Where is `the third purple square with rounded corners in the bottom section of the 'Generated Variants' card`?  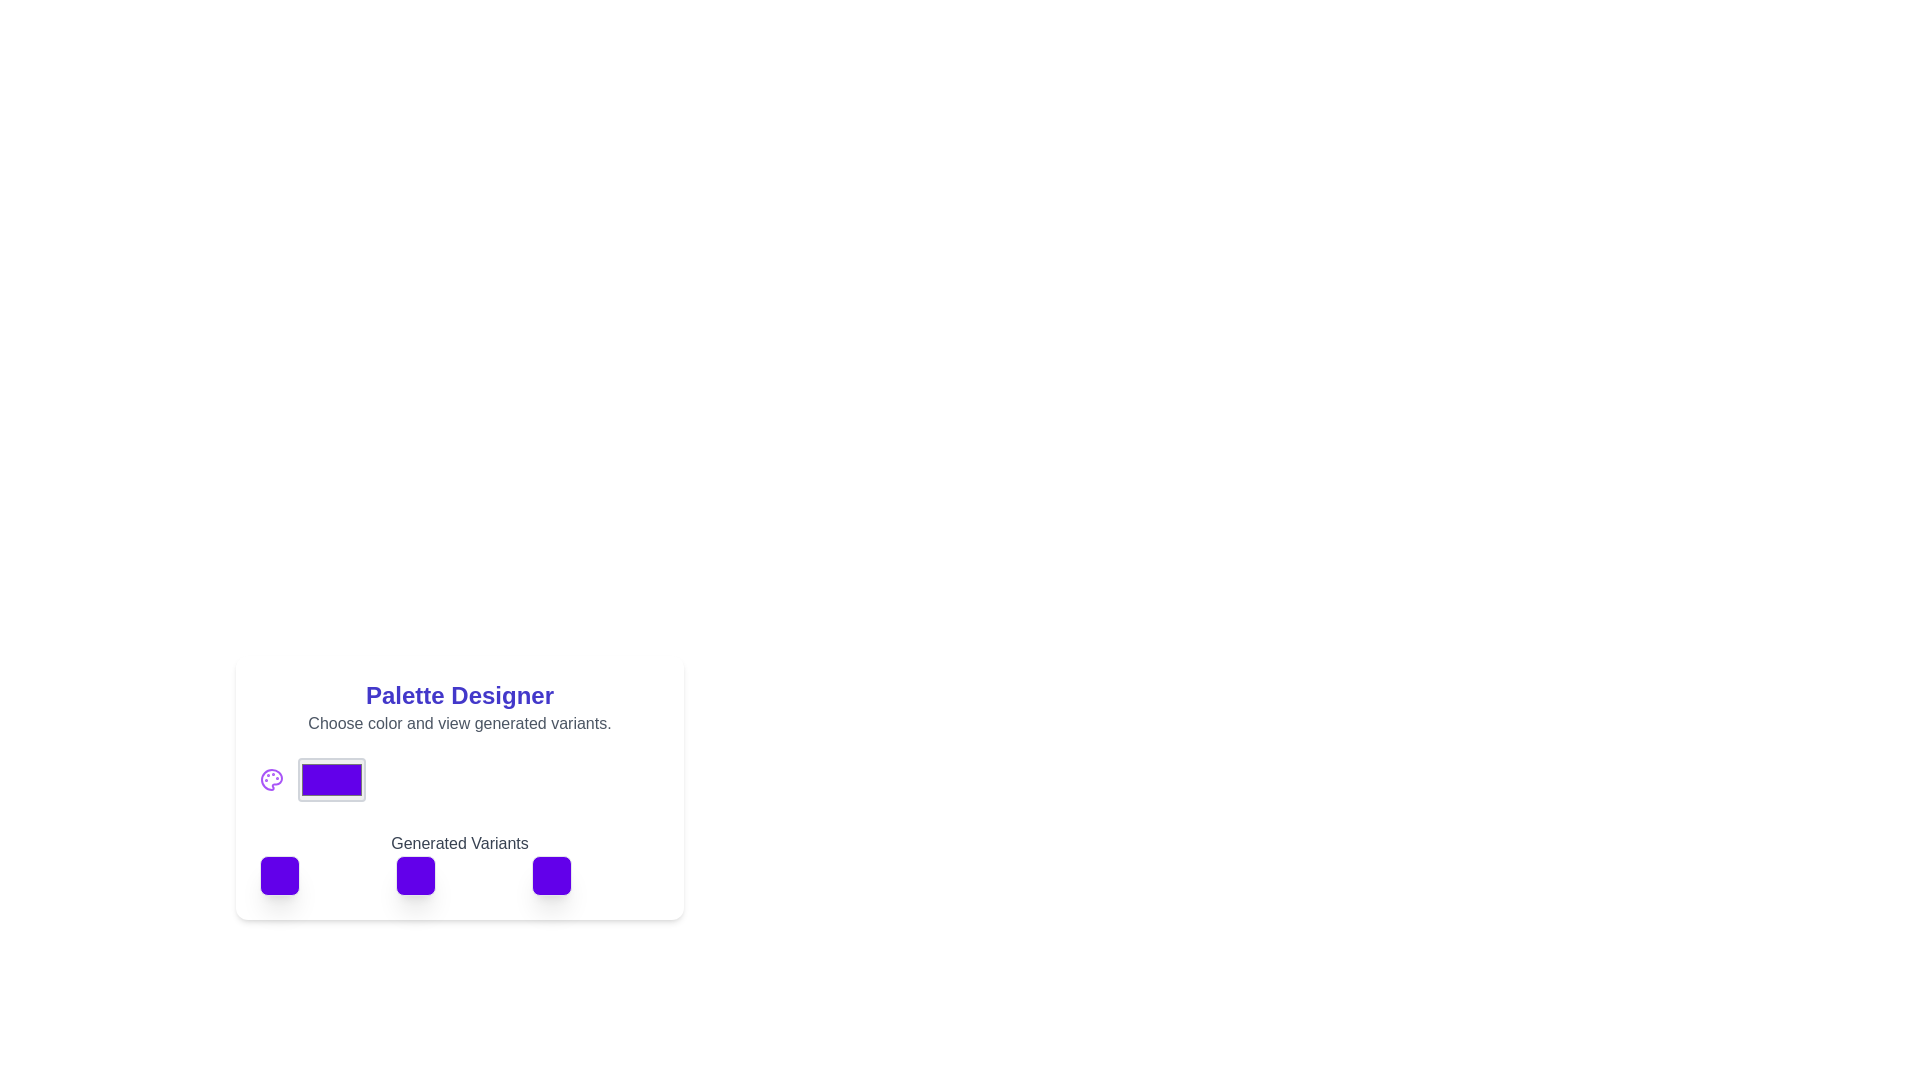
the third purple square with rounded corners in the bottom section of the 'Generated Variants' card is located at coordinates (552, 874).